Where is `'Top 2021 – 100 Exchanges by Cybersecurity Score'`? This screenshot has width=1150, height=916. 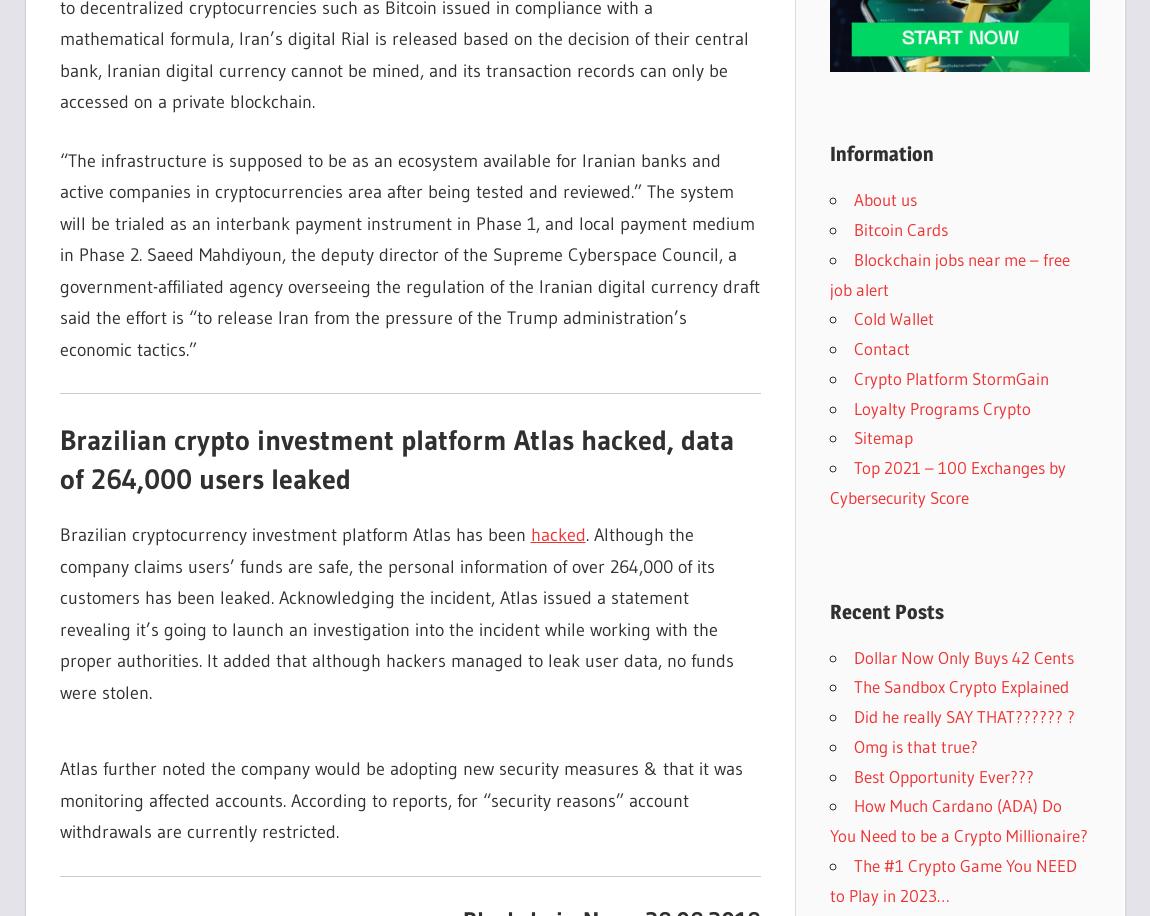
'Top 2021 – 100 Exchanges by Cybersecurity Score' is located at coordinates (947, 481).